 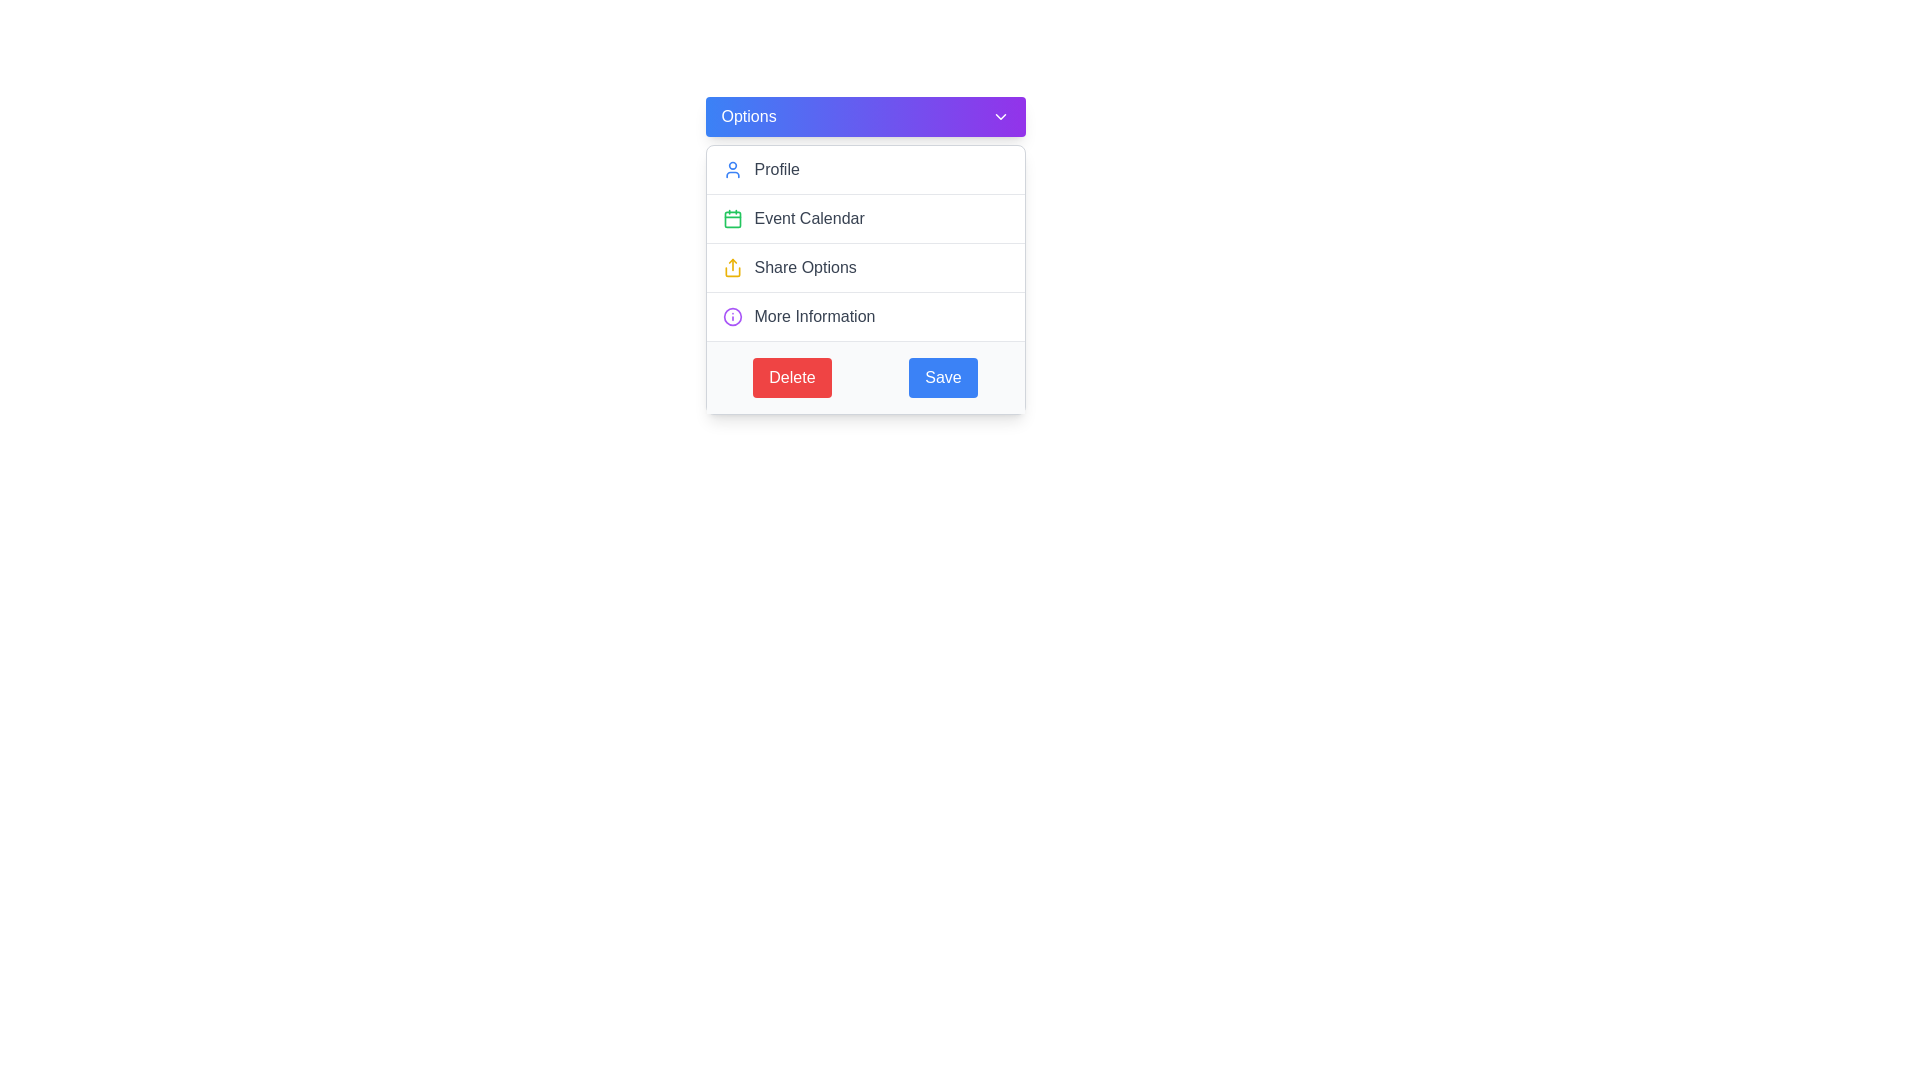 What do you see at coordinates (865, 116) in the screenshot?
I see `the 'Options' dropdown trigger button located at the top section of the interface` at bounding box center [865, 116].